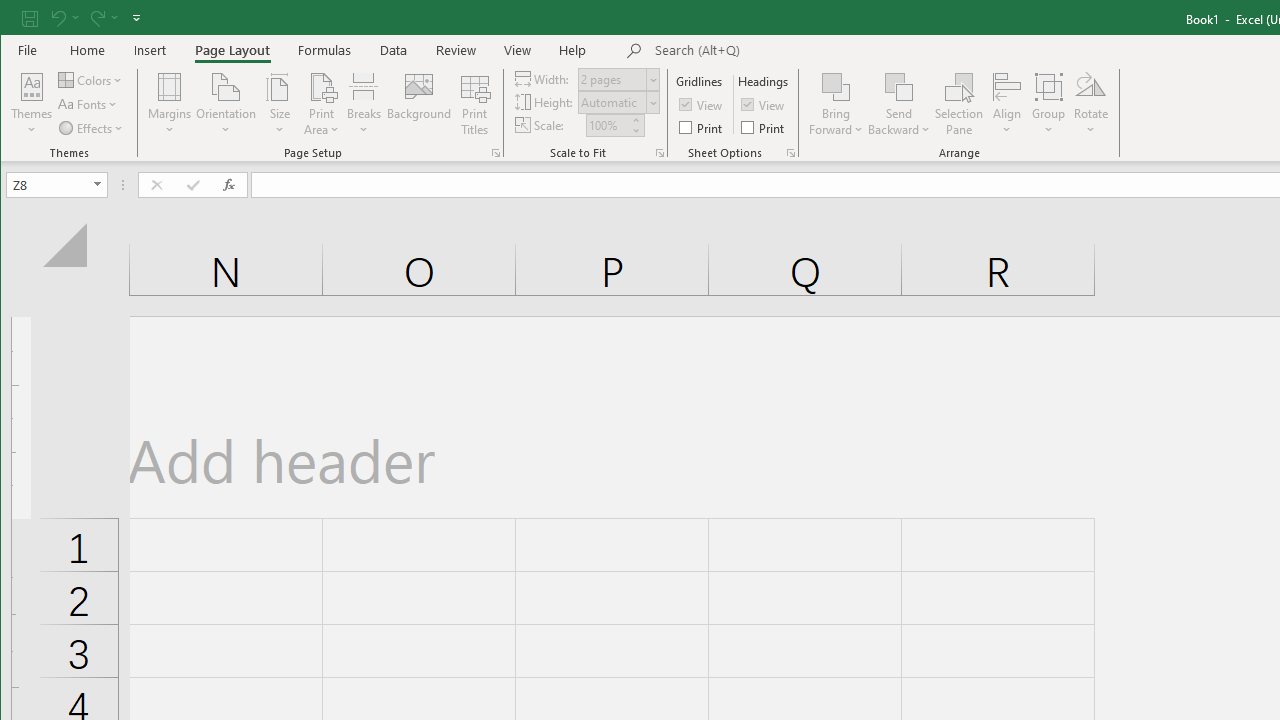 This screenshot has height=720, width=1280. What do you see at coordinates (1047, 104) in the screenshot?
I see `'Group'` at bounding box center [1047, 104].